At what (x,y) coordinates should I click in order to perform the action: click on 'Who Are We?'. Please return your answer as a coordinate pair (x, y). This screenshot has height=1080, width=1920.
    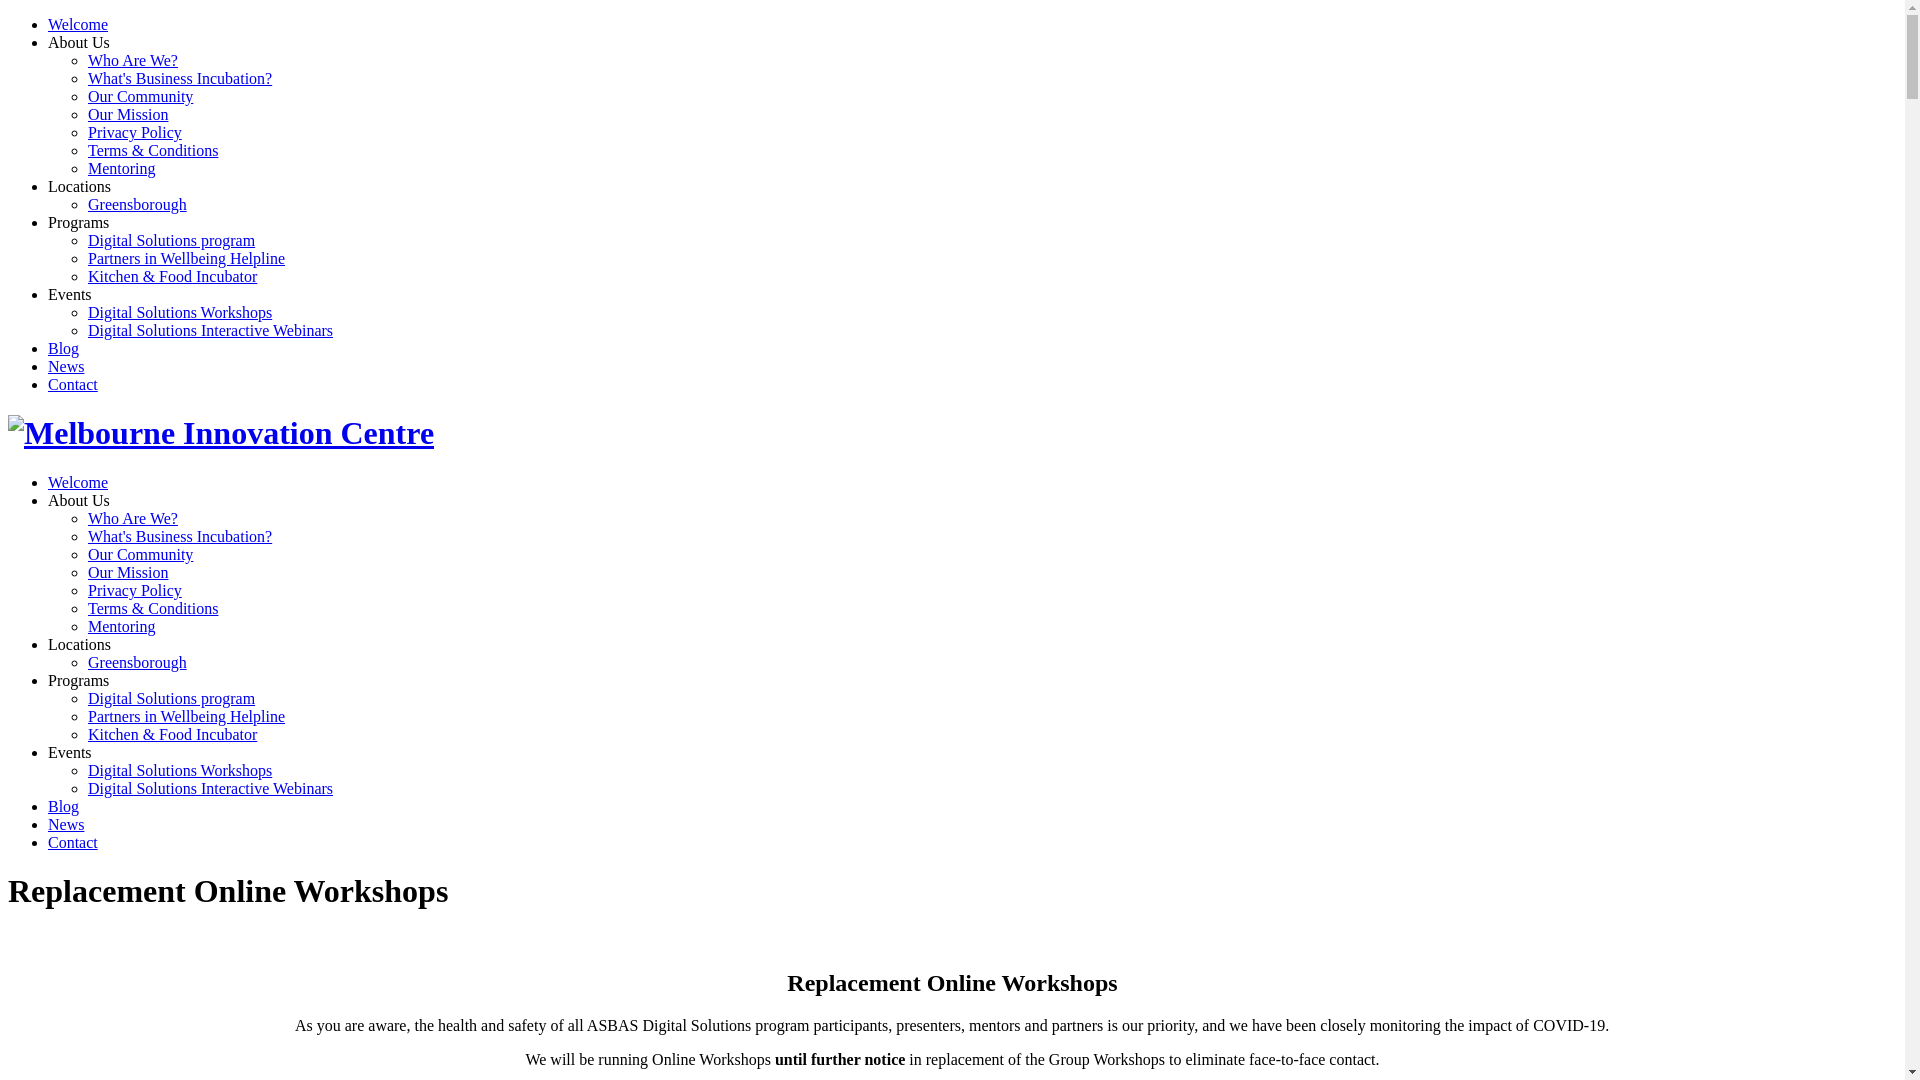
    Looking at the image, I should click on (132, 517).